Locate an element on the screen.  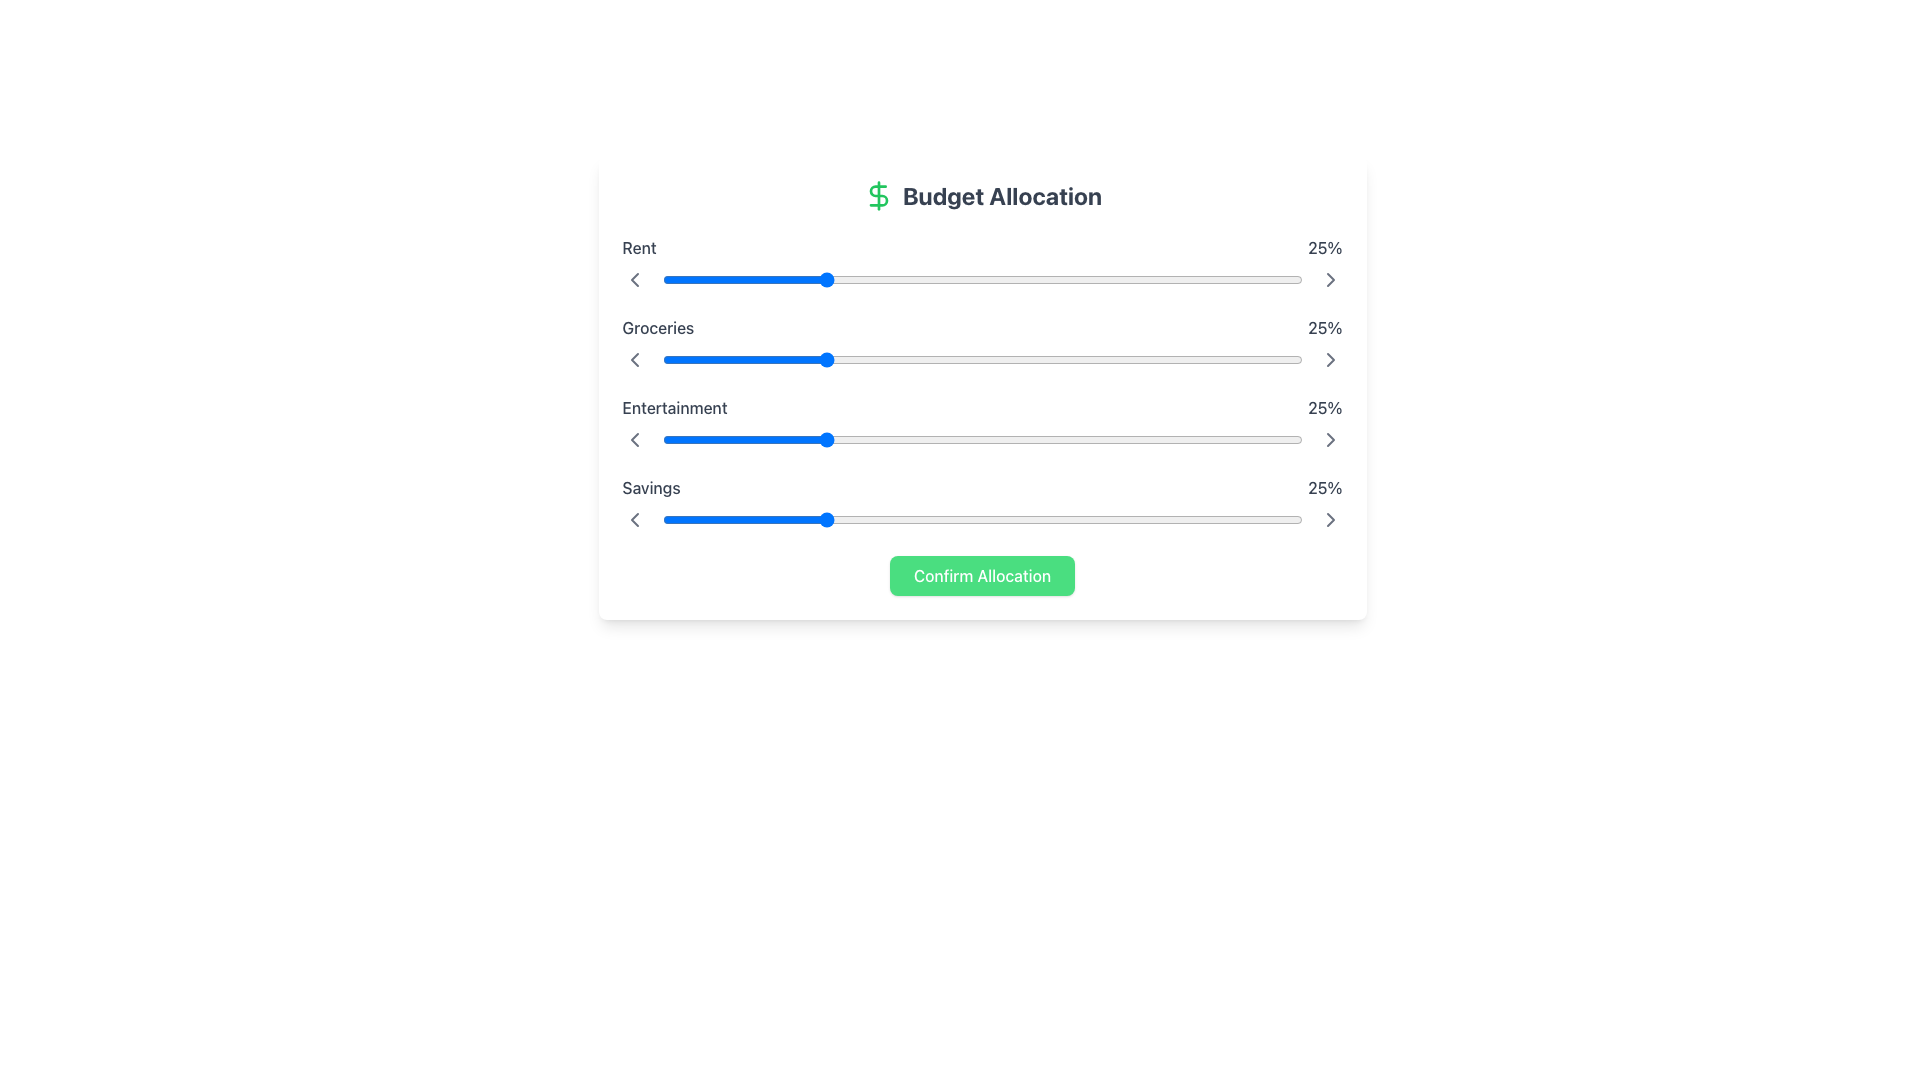
the groceries allocation percentage is located at coordinates (1200, 358).